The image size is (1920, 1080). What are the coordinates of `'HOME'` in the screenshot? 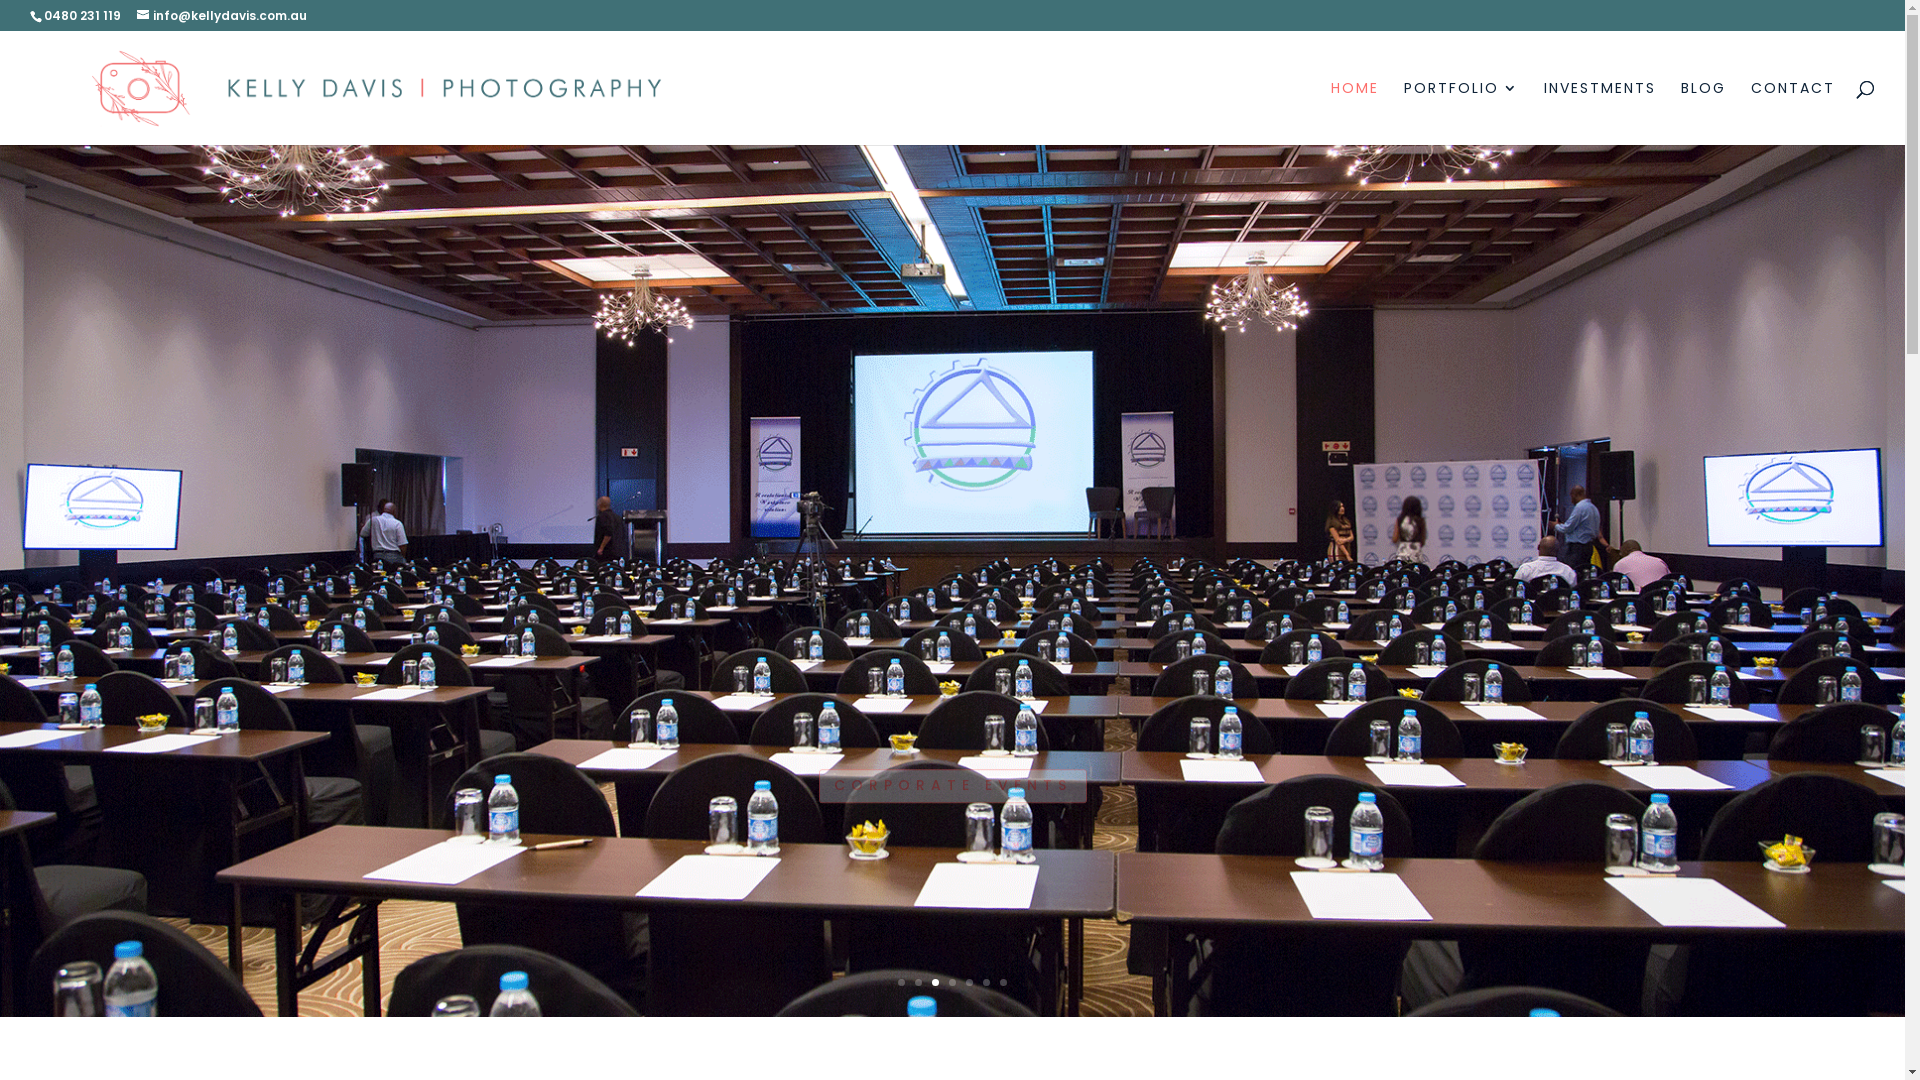 It's located at (1354, 112).